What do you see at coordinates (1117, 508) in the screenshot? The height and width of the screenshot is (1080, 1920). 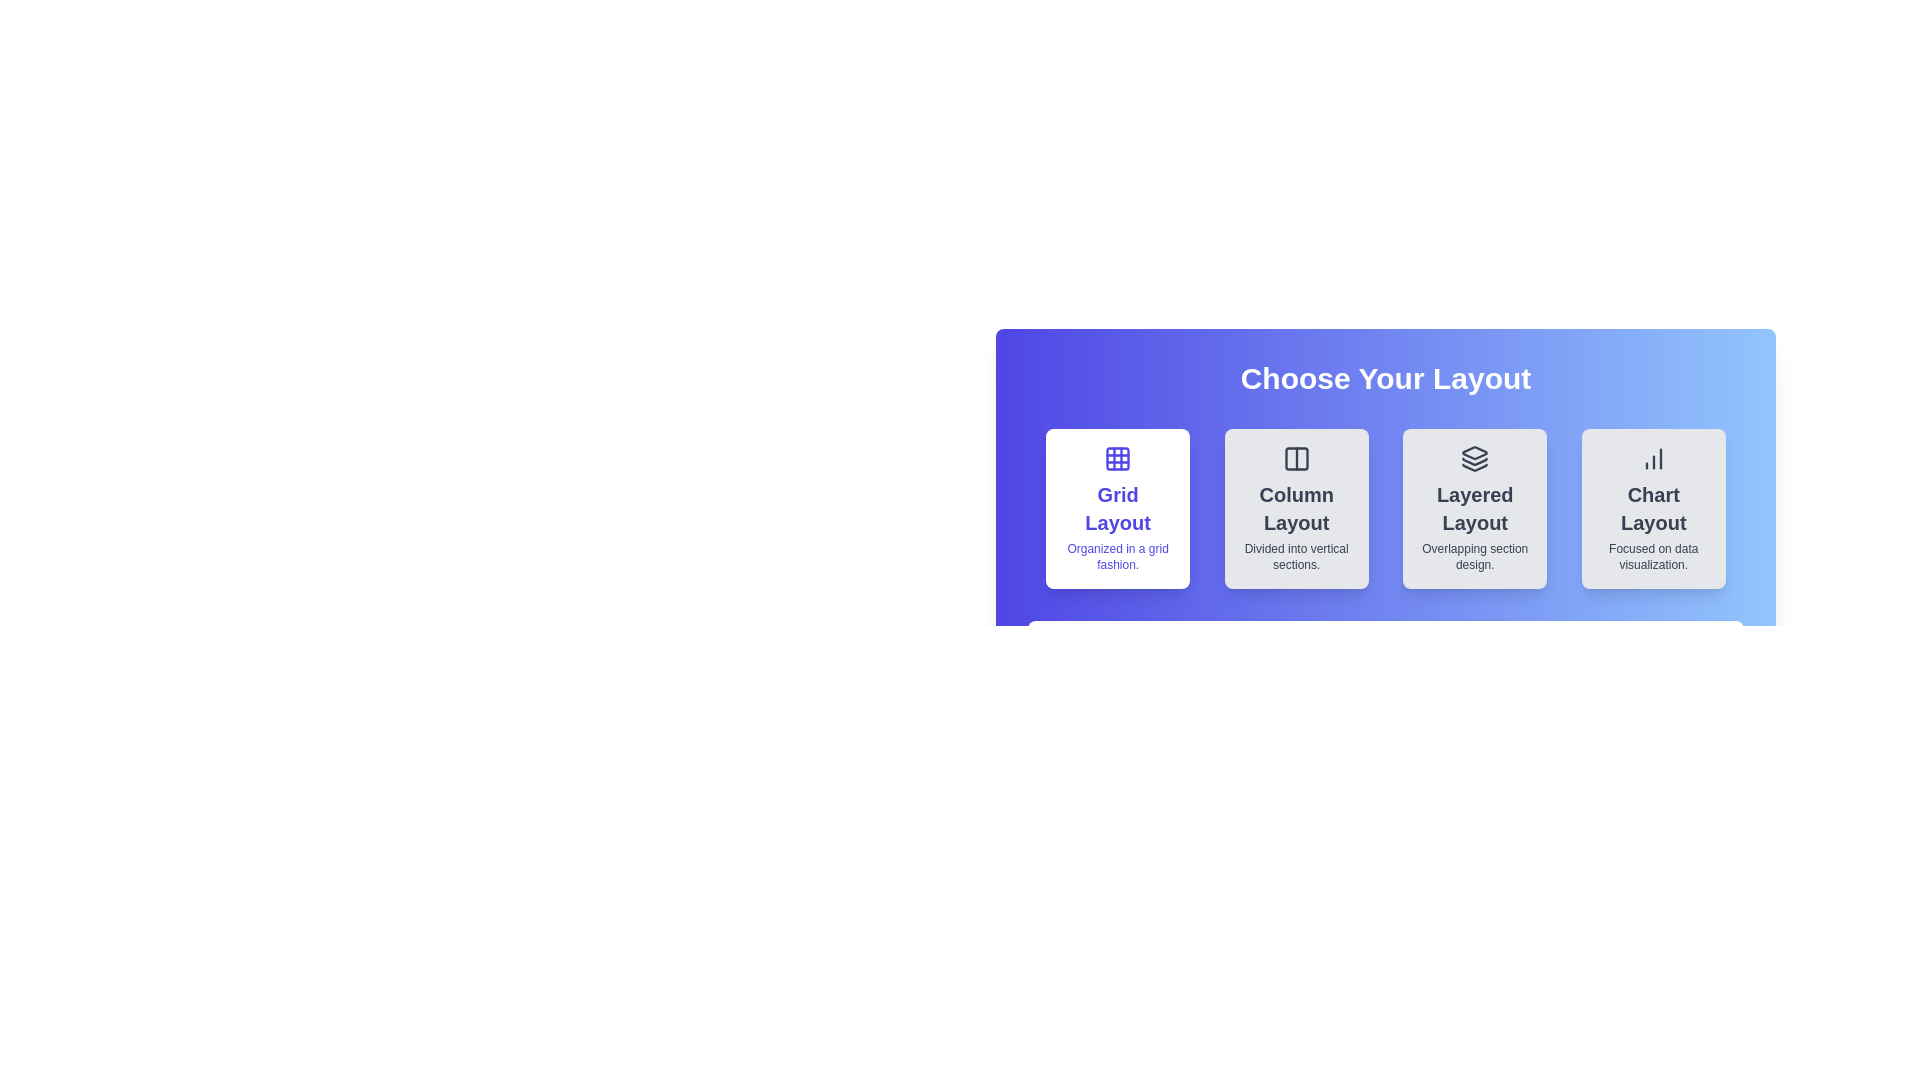 I see `the layout button corresponding to Grid Layout` at bounding box center [1117, 508].